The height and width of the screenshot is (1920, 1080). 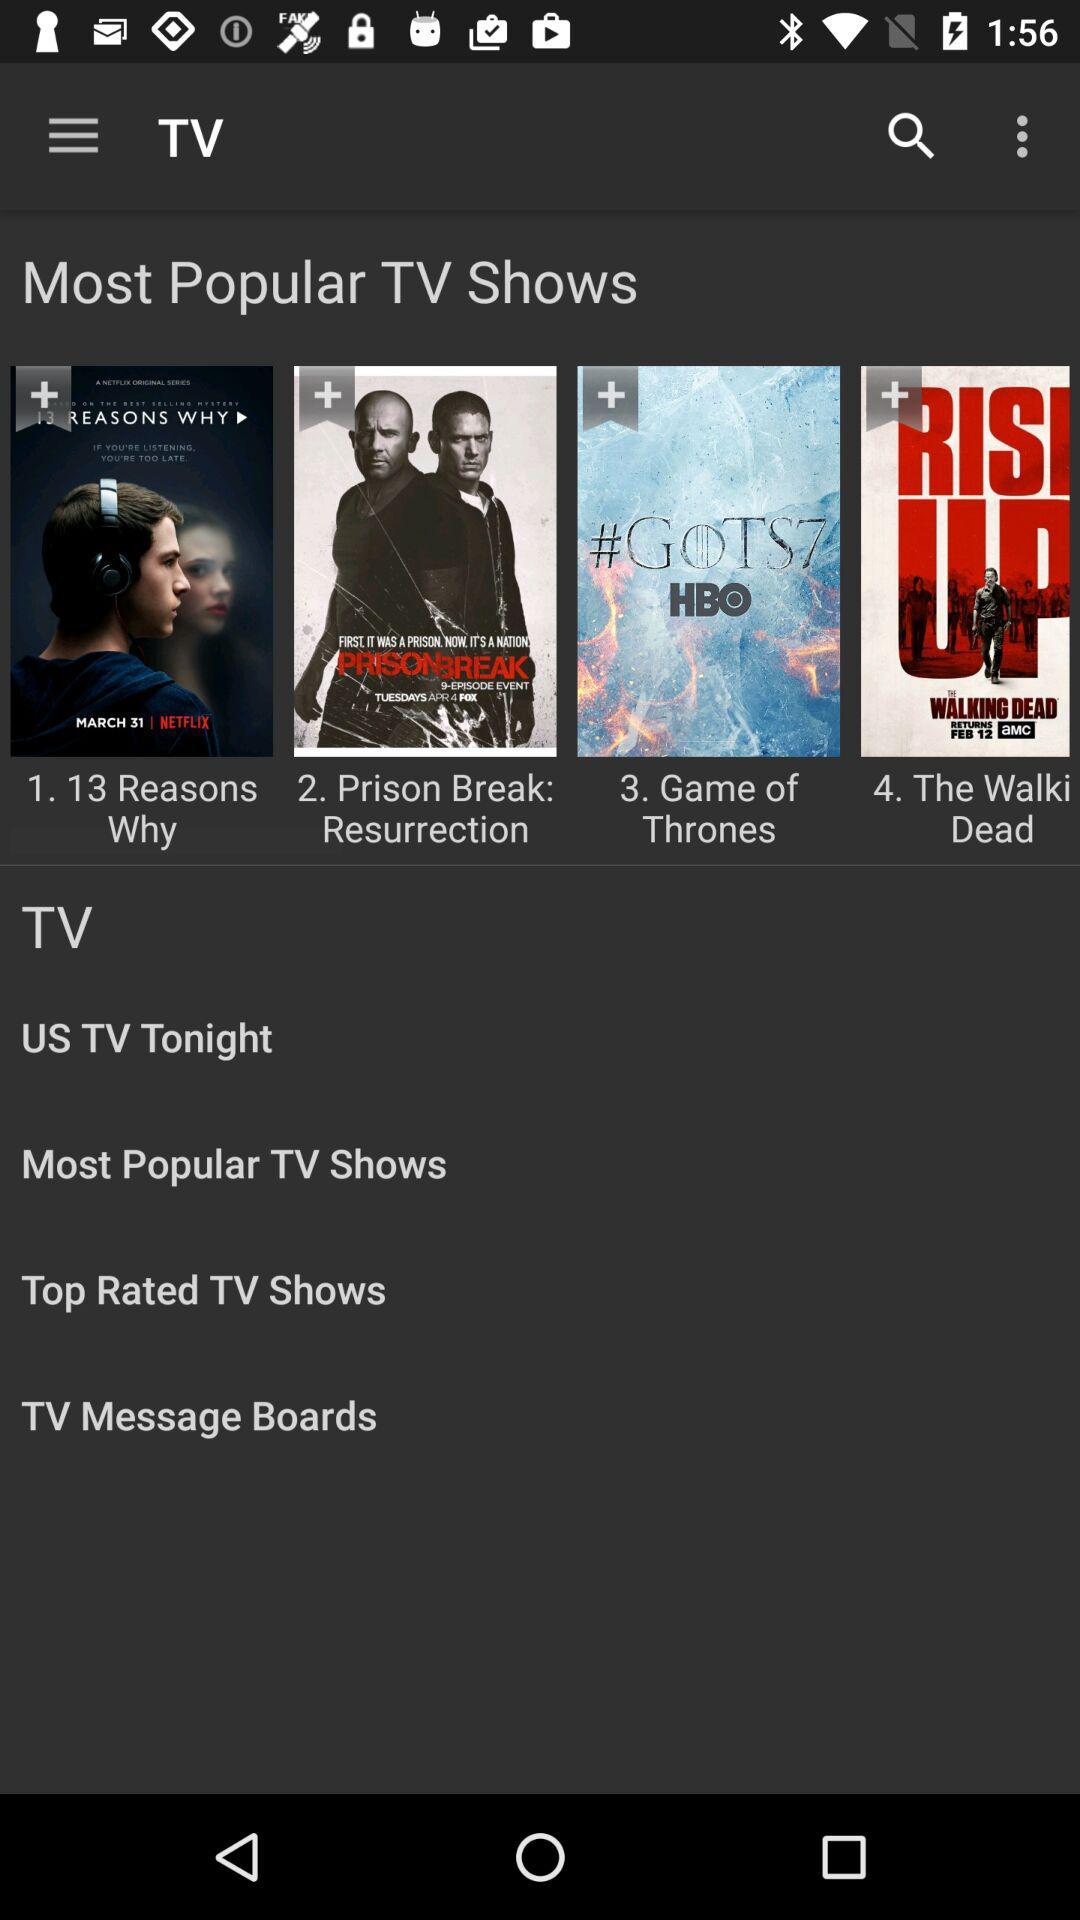 I want to click on the icon above the most popular tv item, so click(x=911, y=135).